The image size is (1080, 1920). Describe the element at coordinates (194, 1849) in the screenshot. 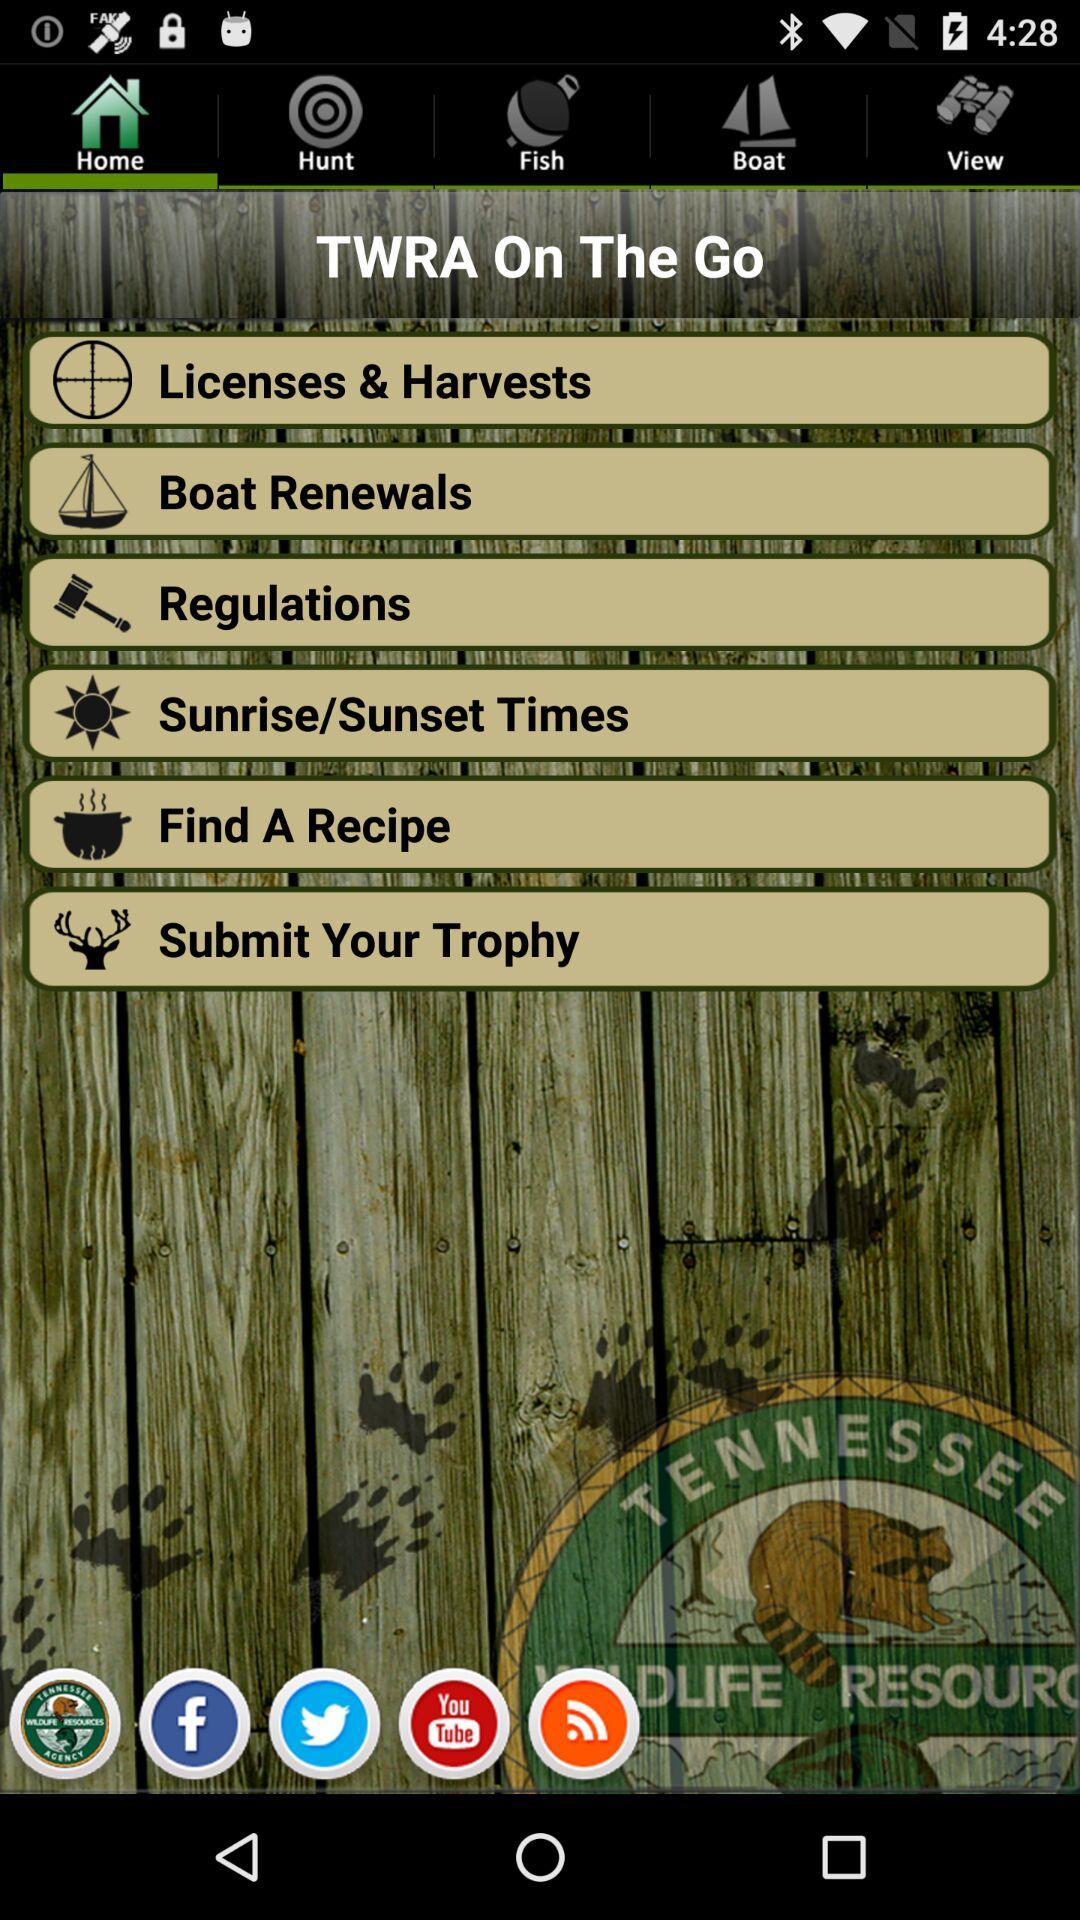

I see `the facebook icon` at that location.